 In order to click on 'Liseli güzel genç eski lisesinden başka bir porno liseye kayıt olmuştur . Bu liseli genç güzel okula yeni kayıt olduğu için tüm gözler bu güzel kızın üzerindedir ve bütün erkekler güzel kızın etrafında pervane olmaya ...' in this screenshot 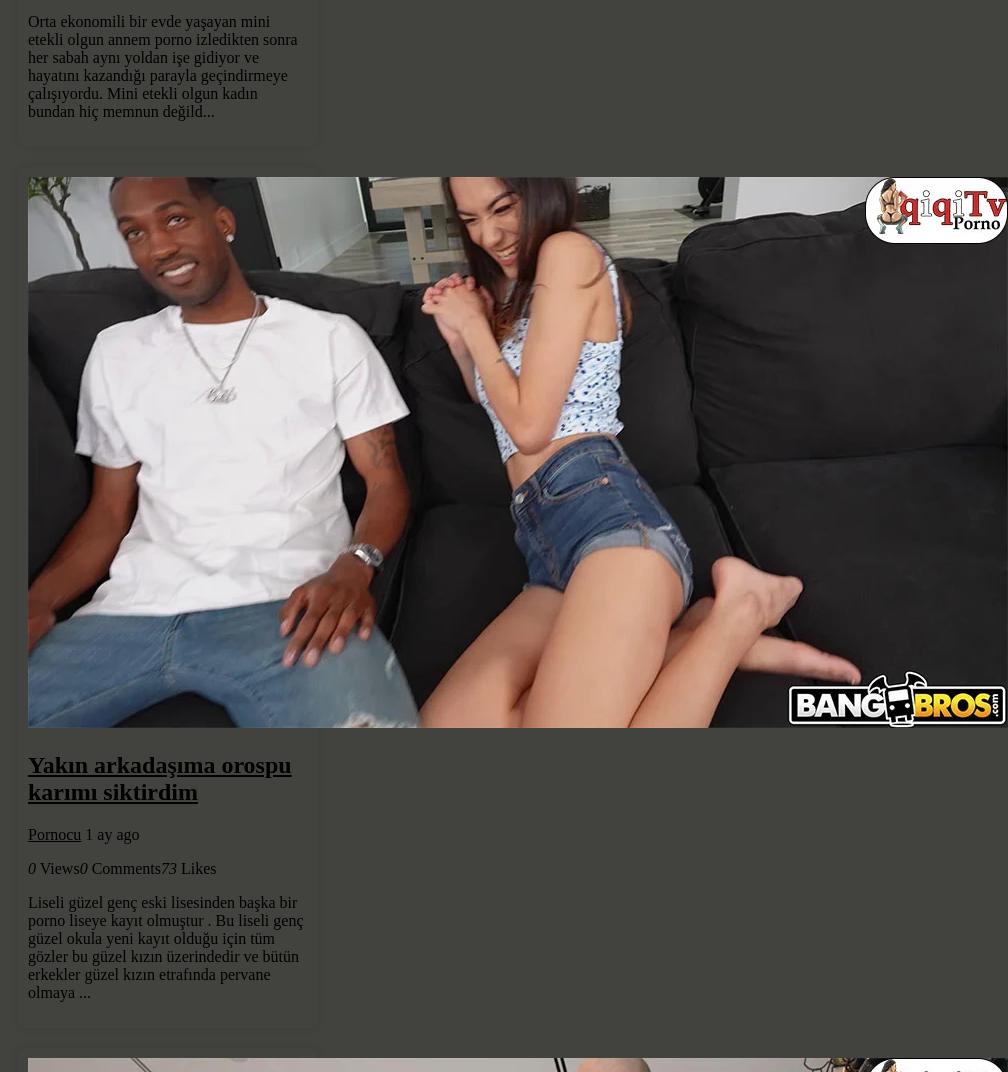, I will do `click(165, 946)`.